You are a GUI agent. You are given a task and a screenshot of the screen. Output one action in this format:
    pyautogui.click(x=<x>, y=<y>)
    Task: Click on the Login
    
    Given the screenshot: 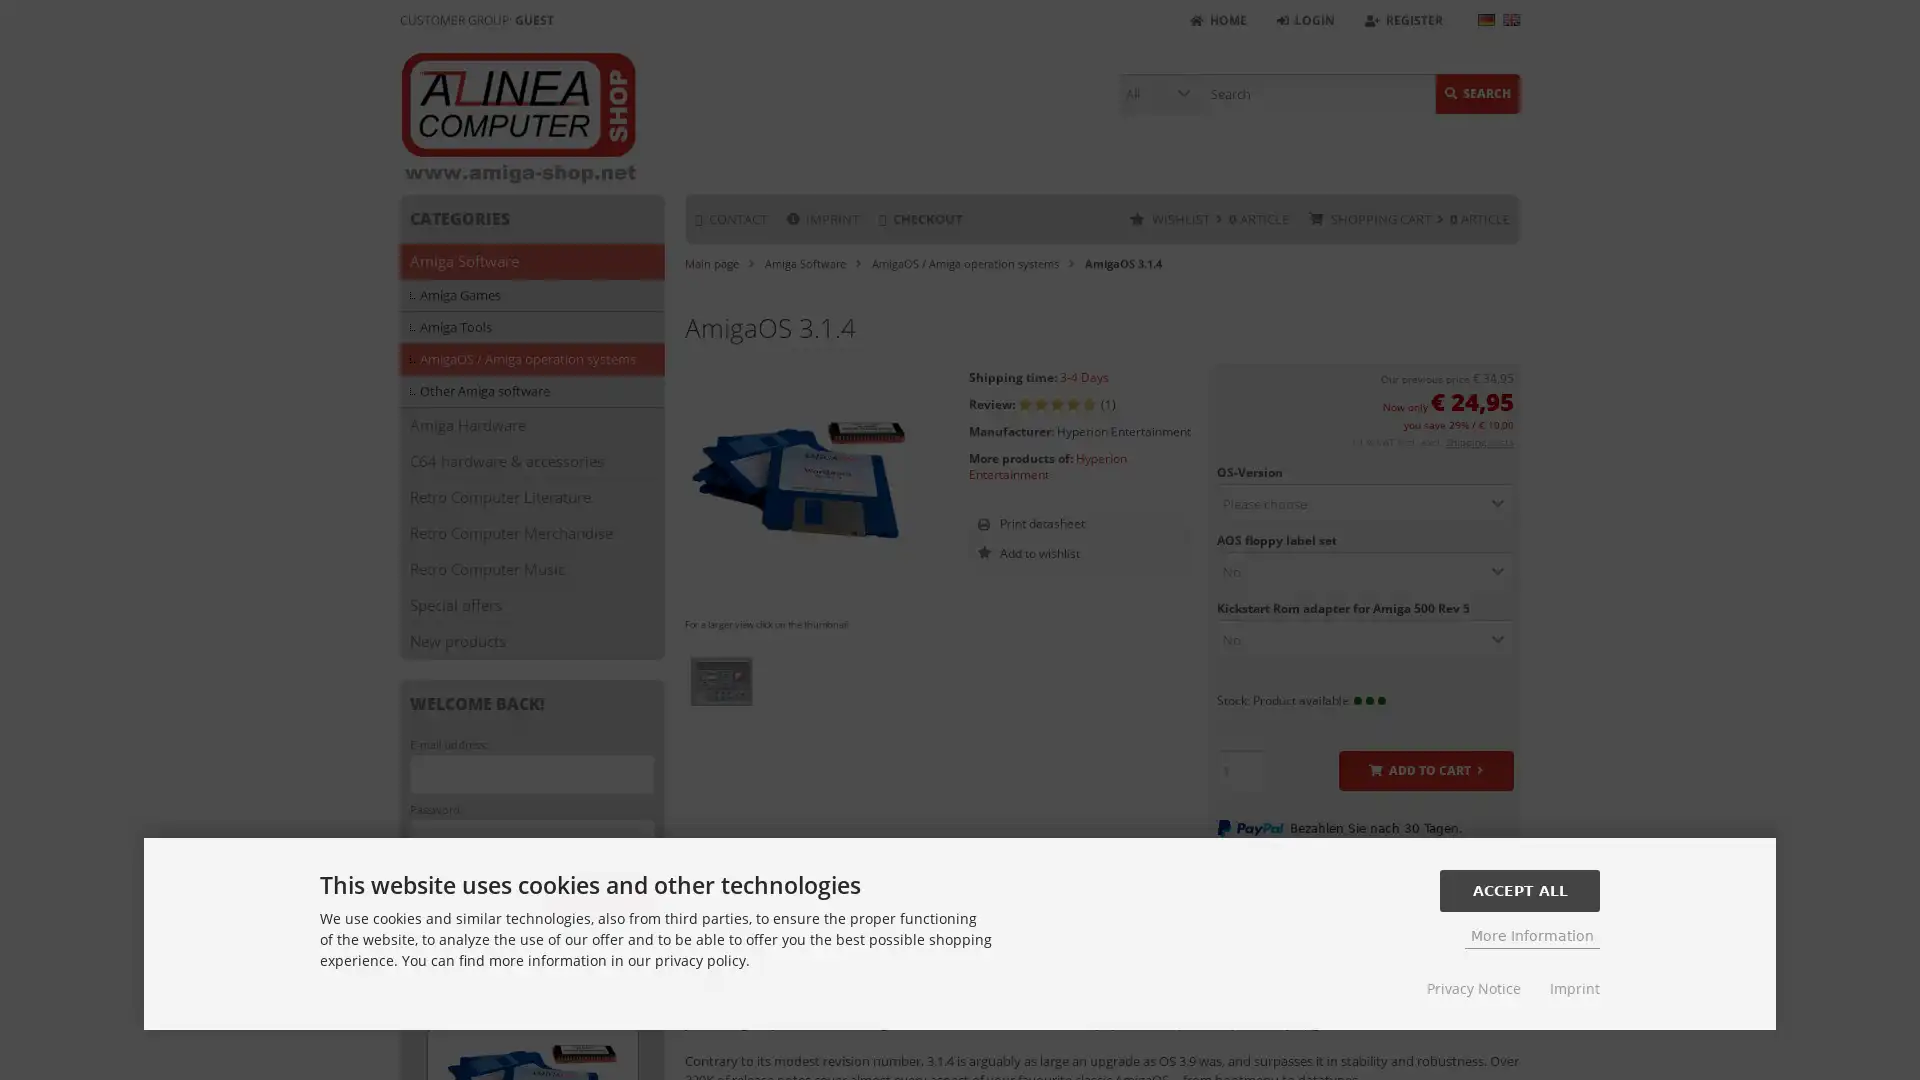 What is the action you would take?
    pyautogui.click(x=599, y=890)
    